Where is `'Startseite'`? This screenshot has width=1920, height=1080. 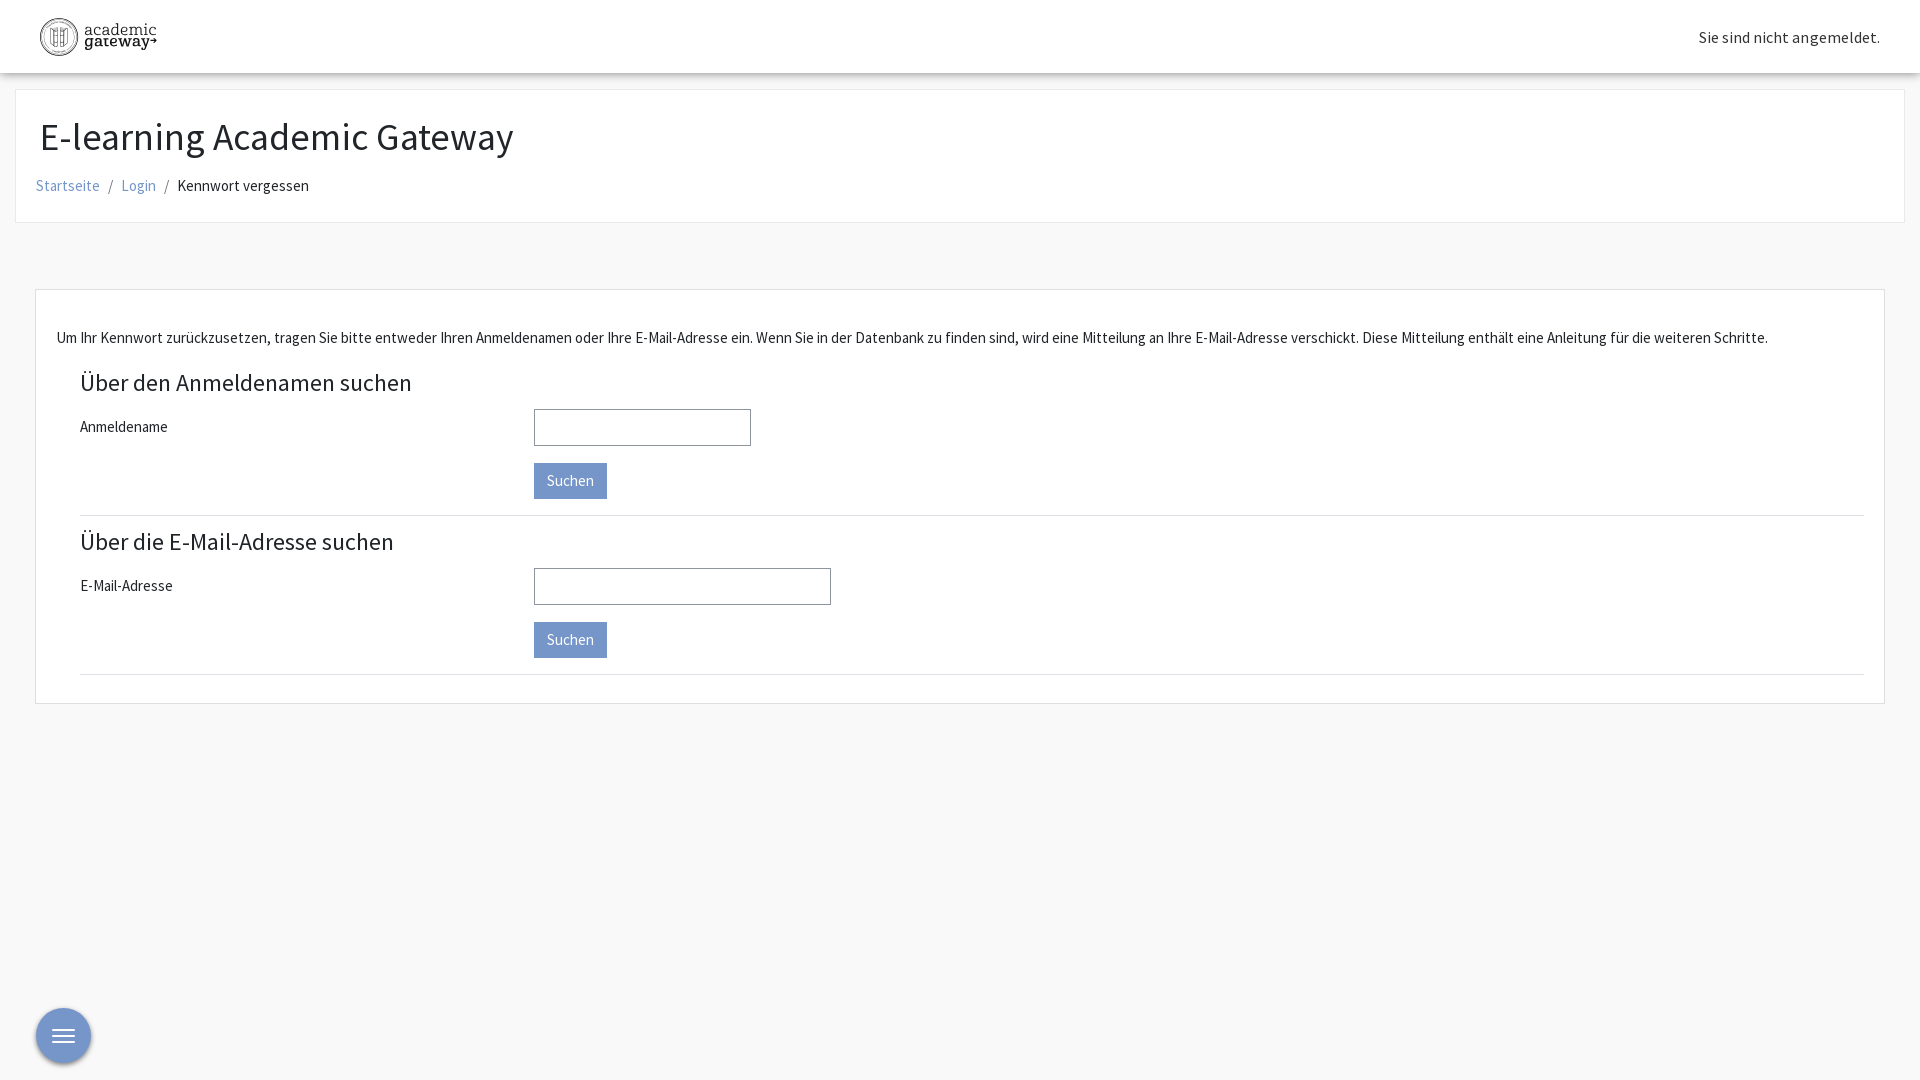
'Startseite' is located at coordinates (67, 186).